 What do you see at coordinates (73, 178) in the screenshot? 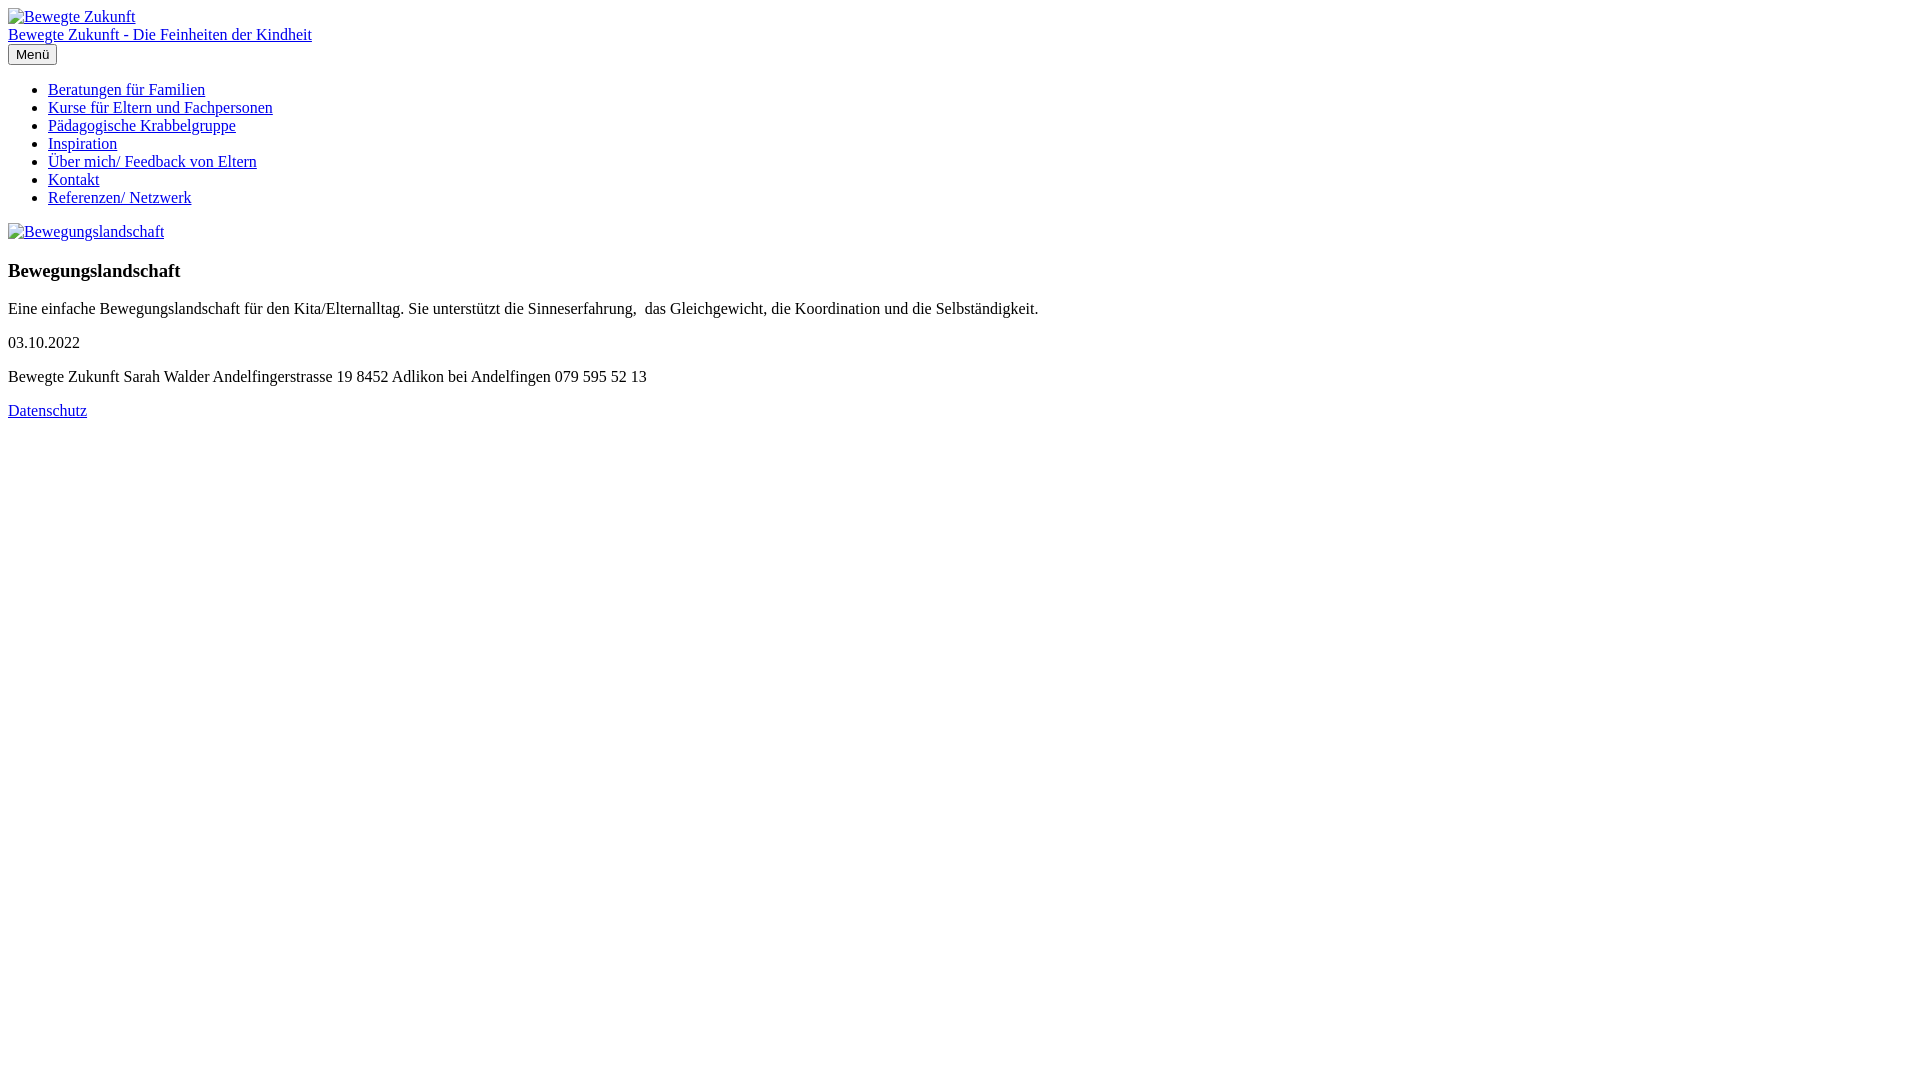
I see `'Kontakt'` at bounding box center [73, 178].